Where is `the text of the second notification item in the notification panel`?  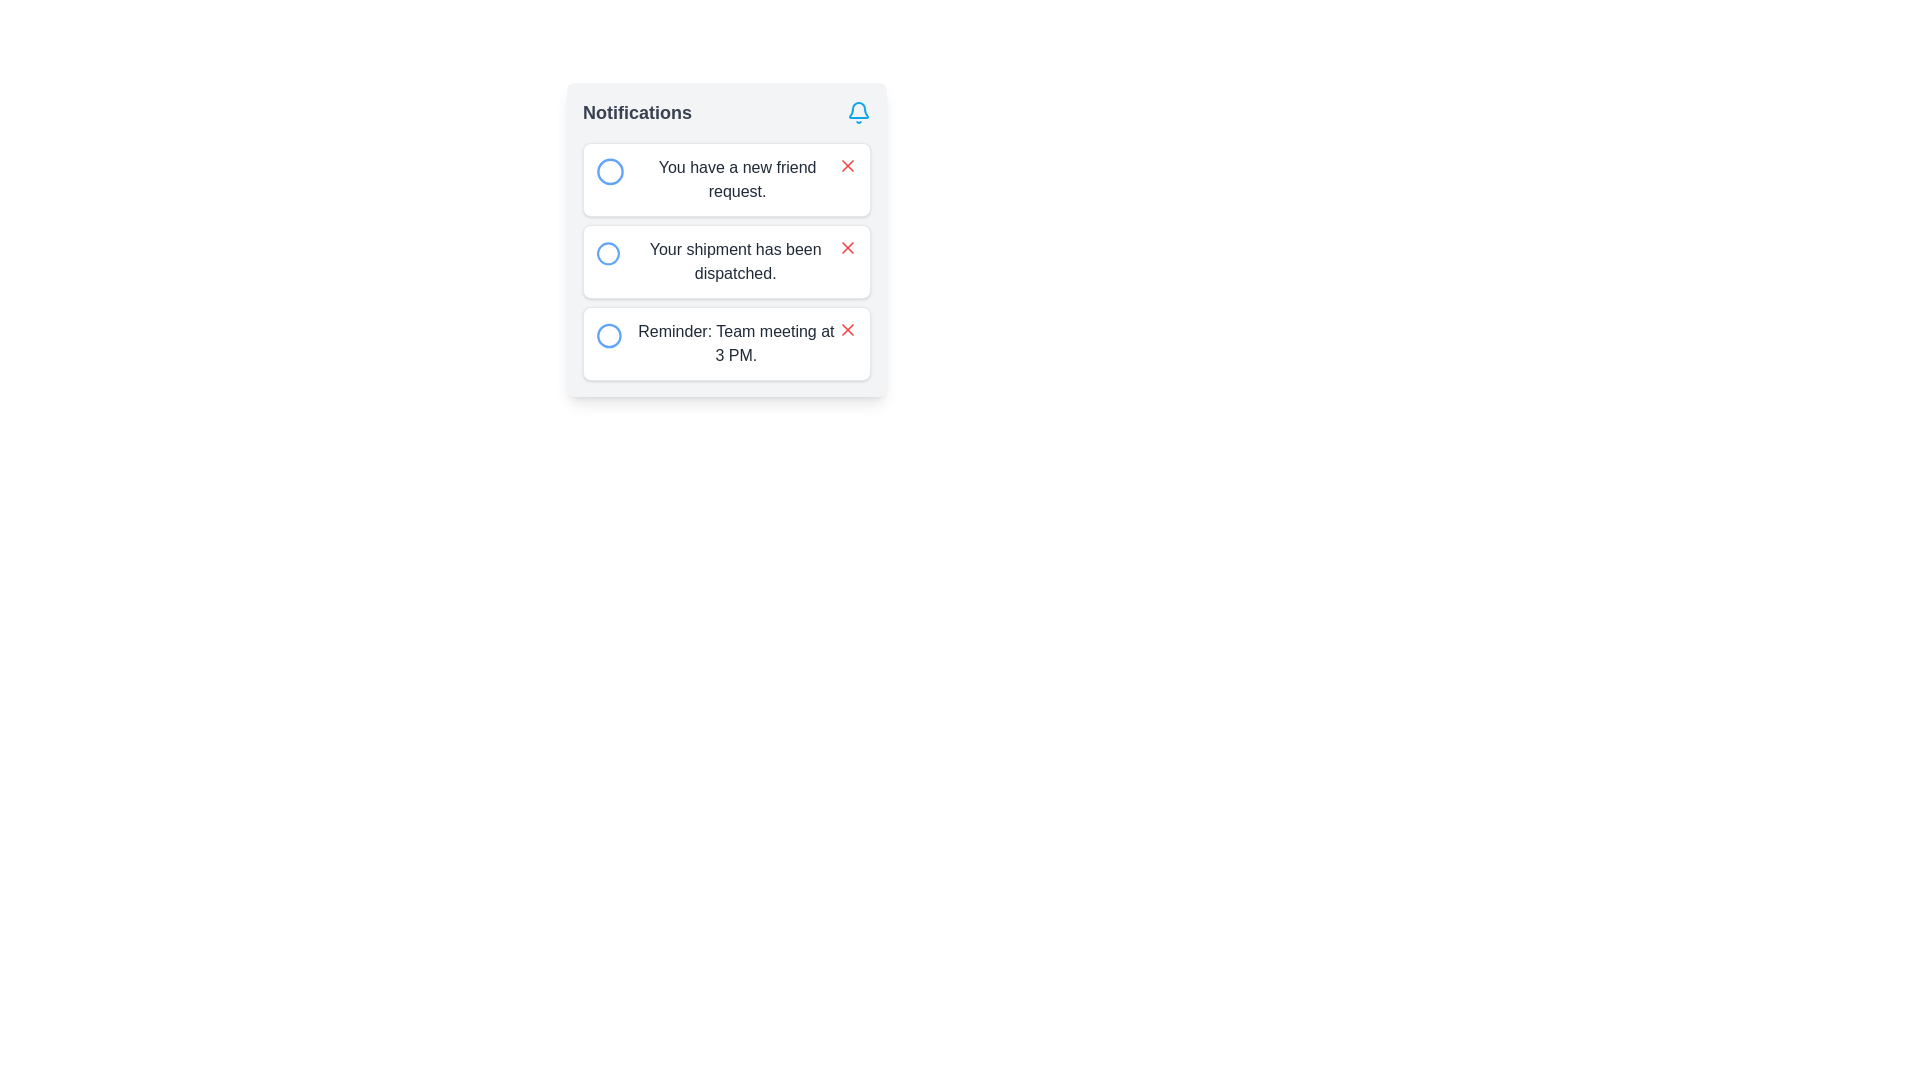 the text of the second notification item in the notification panel is located at coordinates (725, 238).